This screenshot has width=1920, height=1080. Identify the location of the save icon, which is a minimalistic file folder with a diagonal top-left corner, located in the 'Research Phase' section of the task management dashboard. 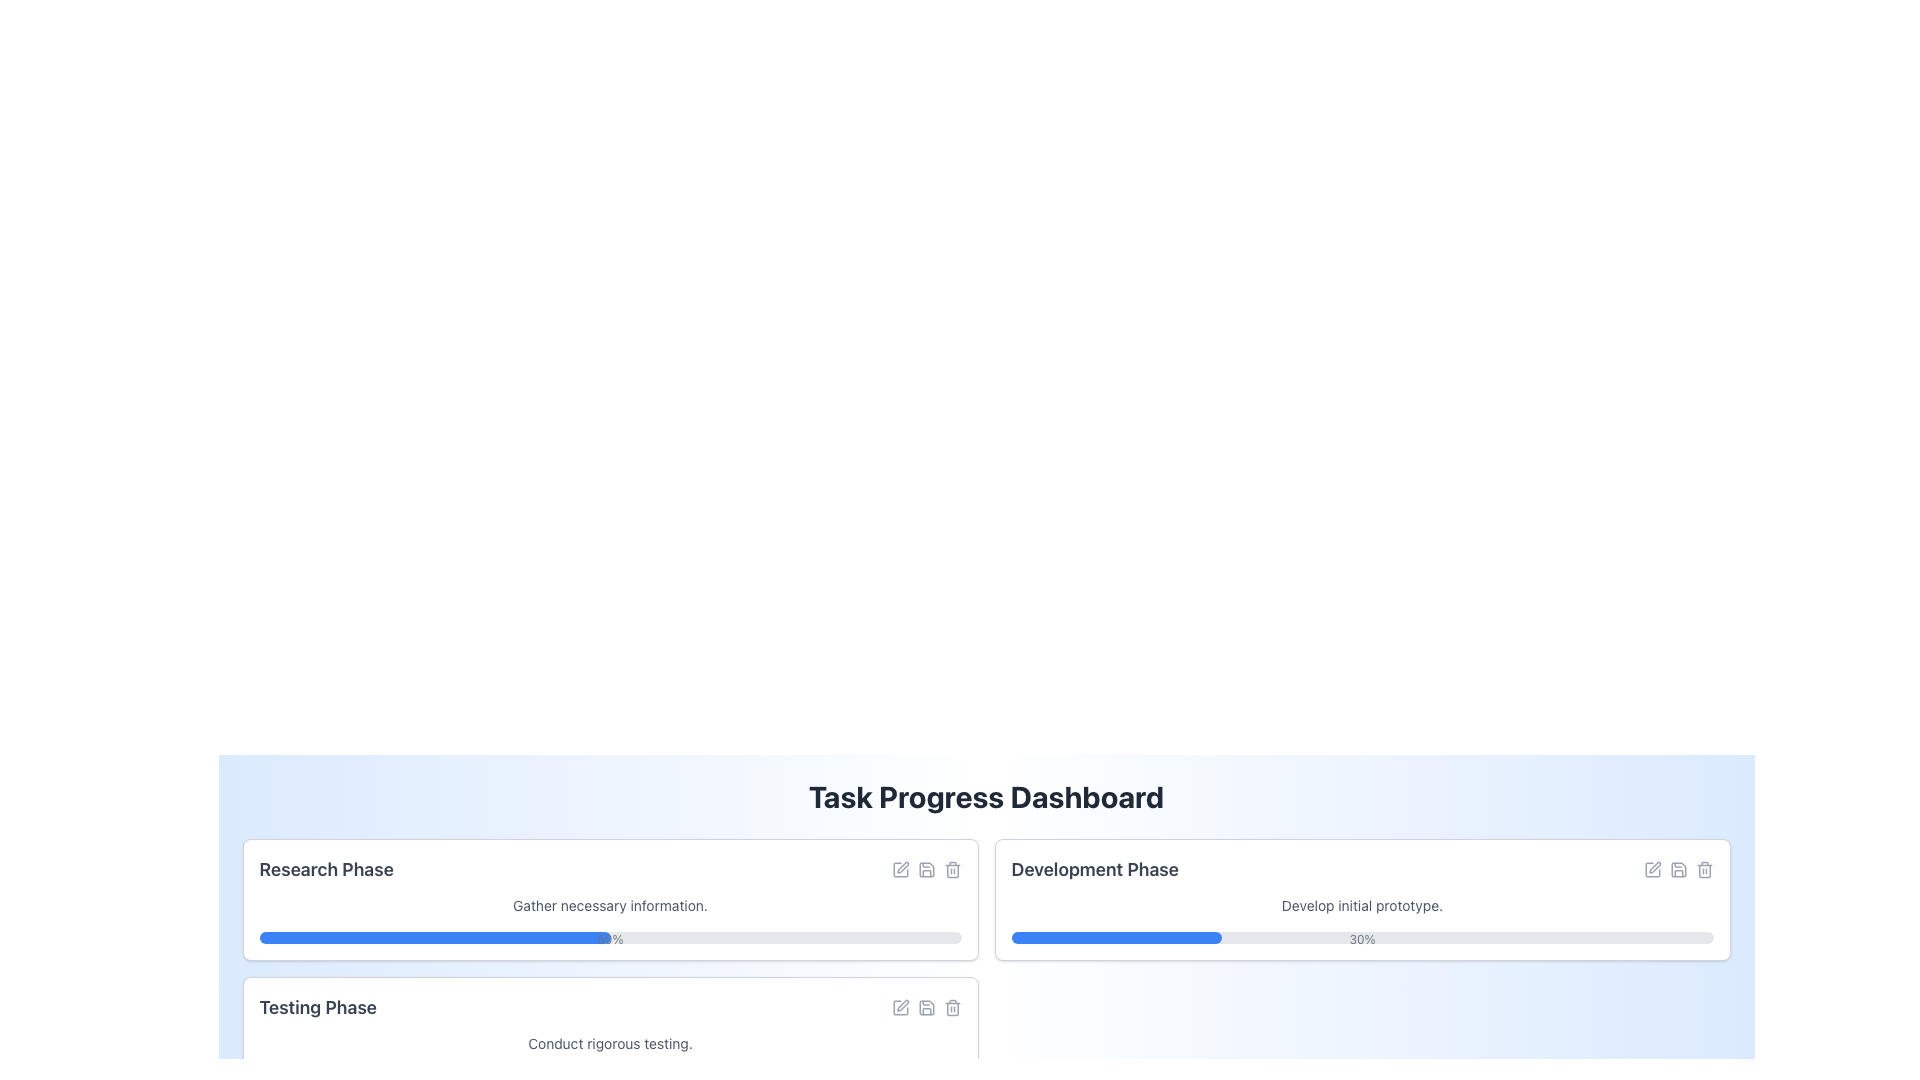
(925, 869).